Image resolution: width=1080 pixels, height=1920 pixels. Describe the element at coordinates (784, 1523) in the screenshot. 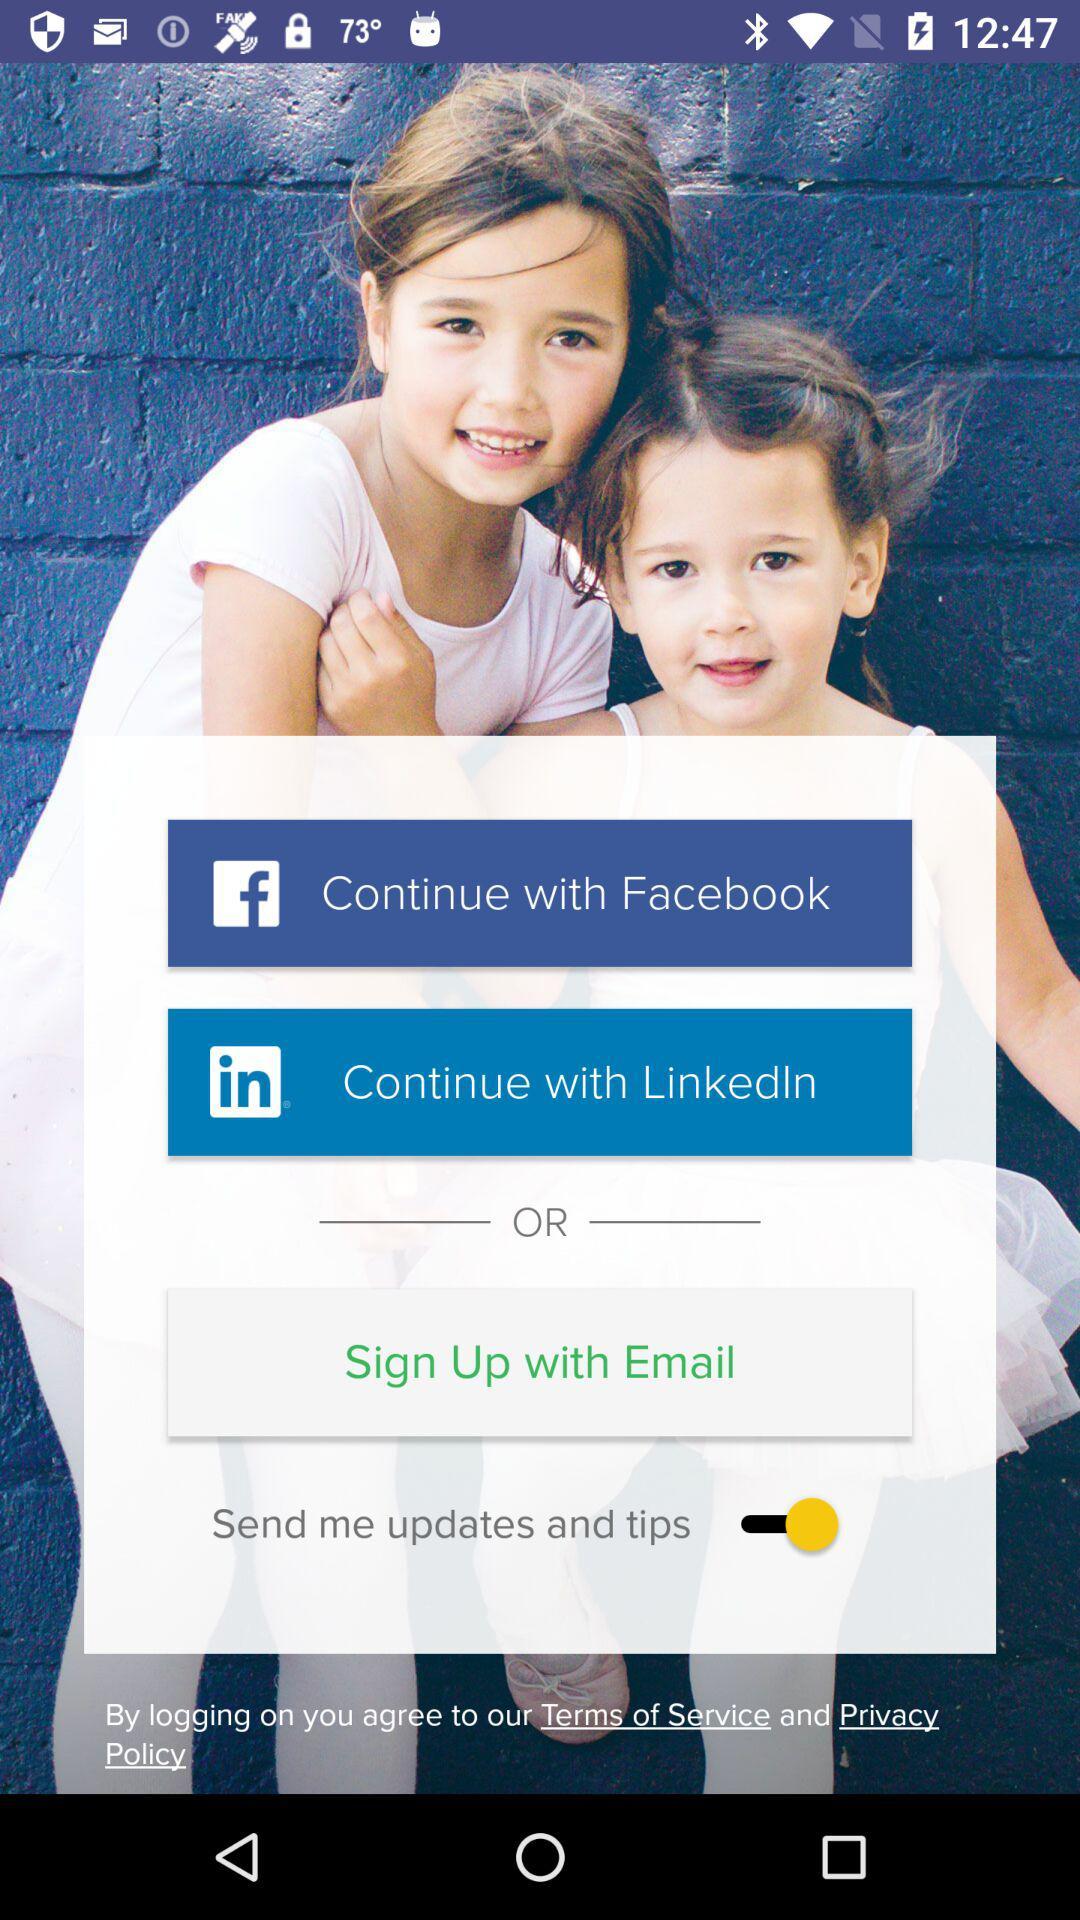

I see `the item to the right of the send me updates icon` at that location.